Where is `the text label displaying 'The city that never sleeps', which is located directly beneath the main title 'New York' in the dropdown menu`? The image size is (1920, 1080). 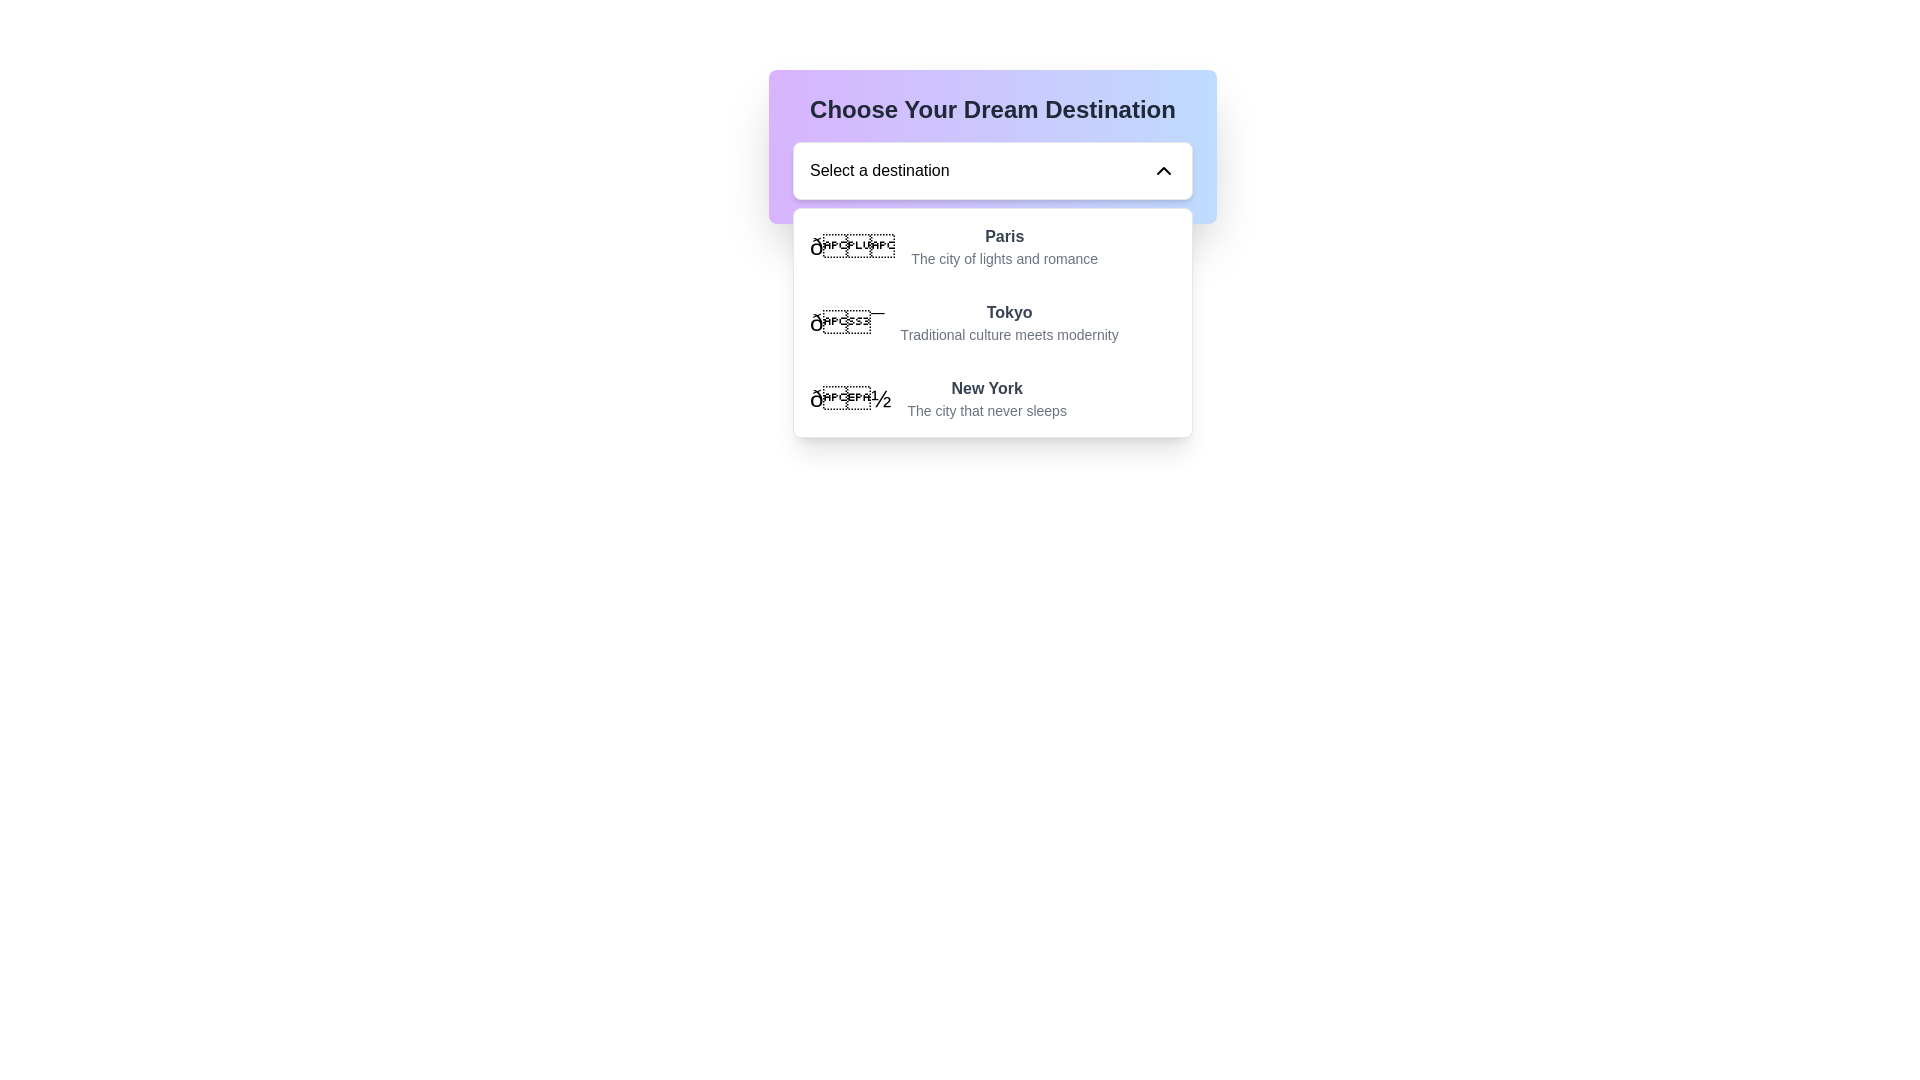 the text label displaying 'The city that never sleeps', which is located directly beneath the main title 'New York' in the dropdown menu is located at coordinates (987, 410).